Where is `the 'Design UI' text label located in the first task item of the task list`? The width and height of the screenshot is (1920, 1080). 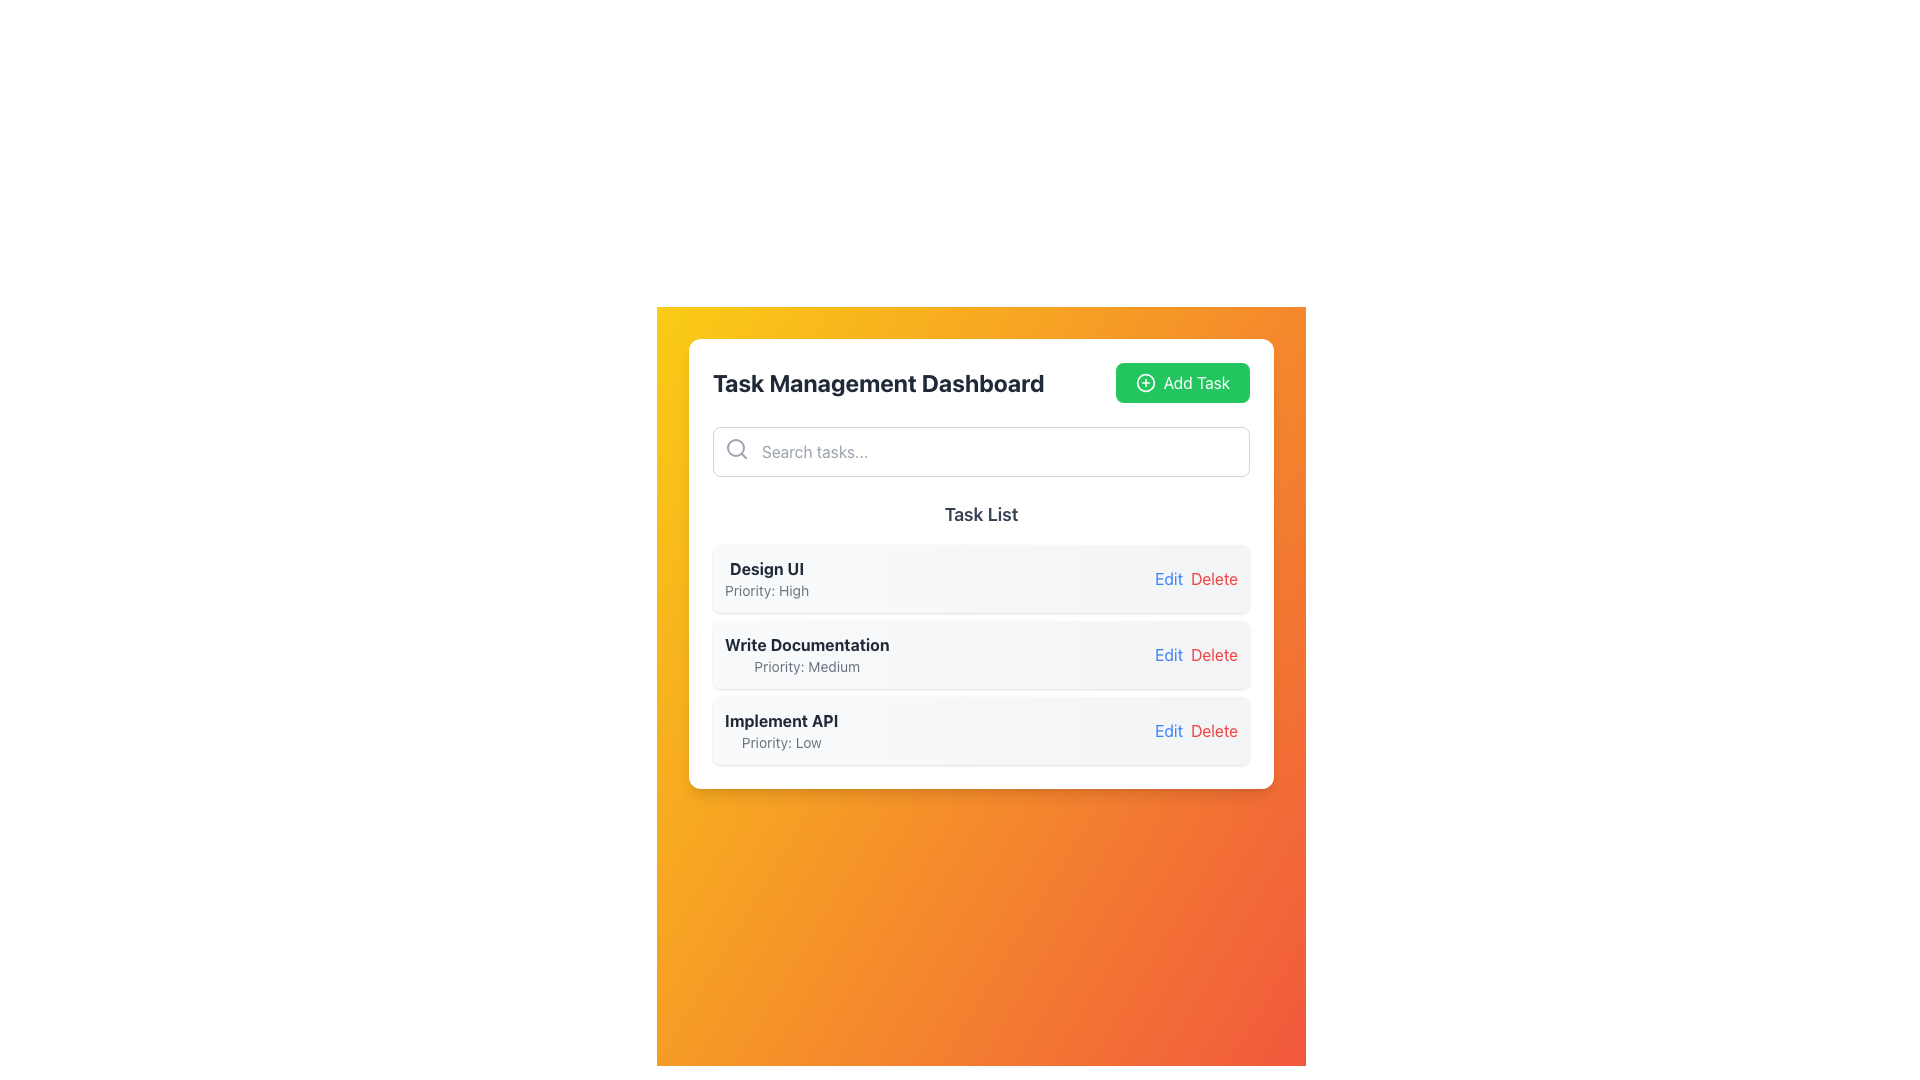
the 'Design UI' text label located in the first task item of the task list is located at coordinates (766, 578).